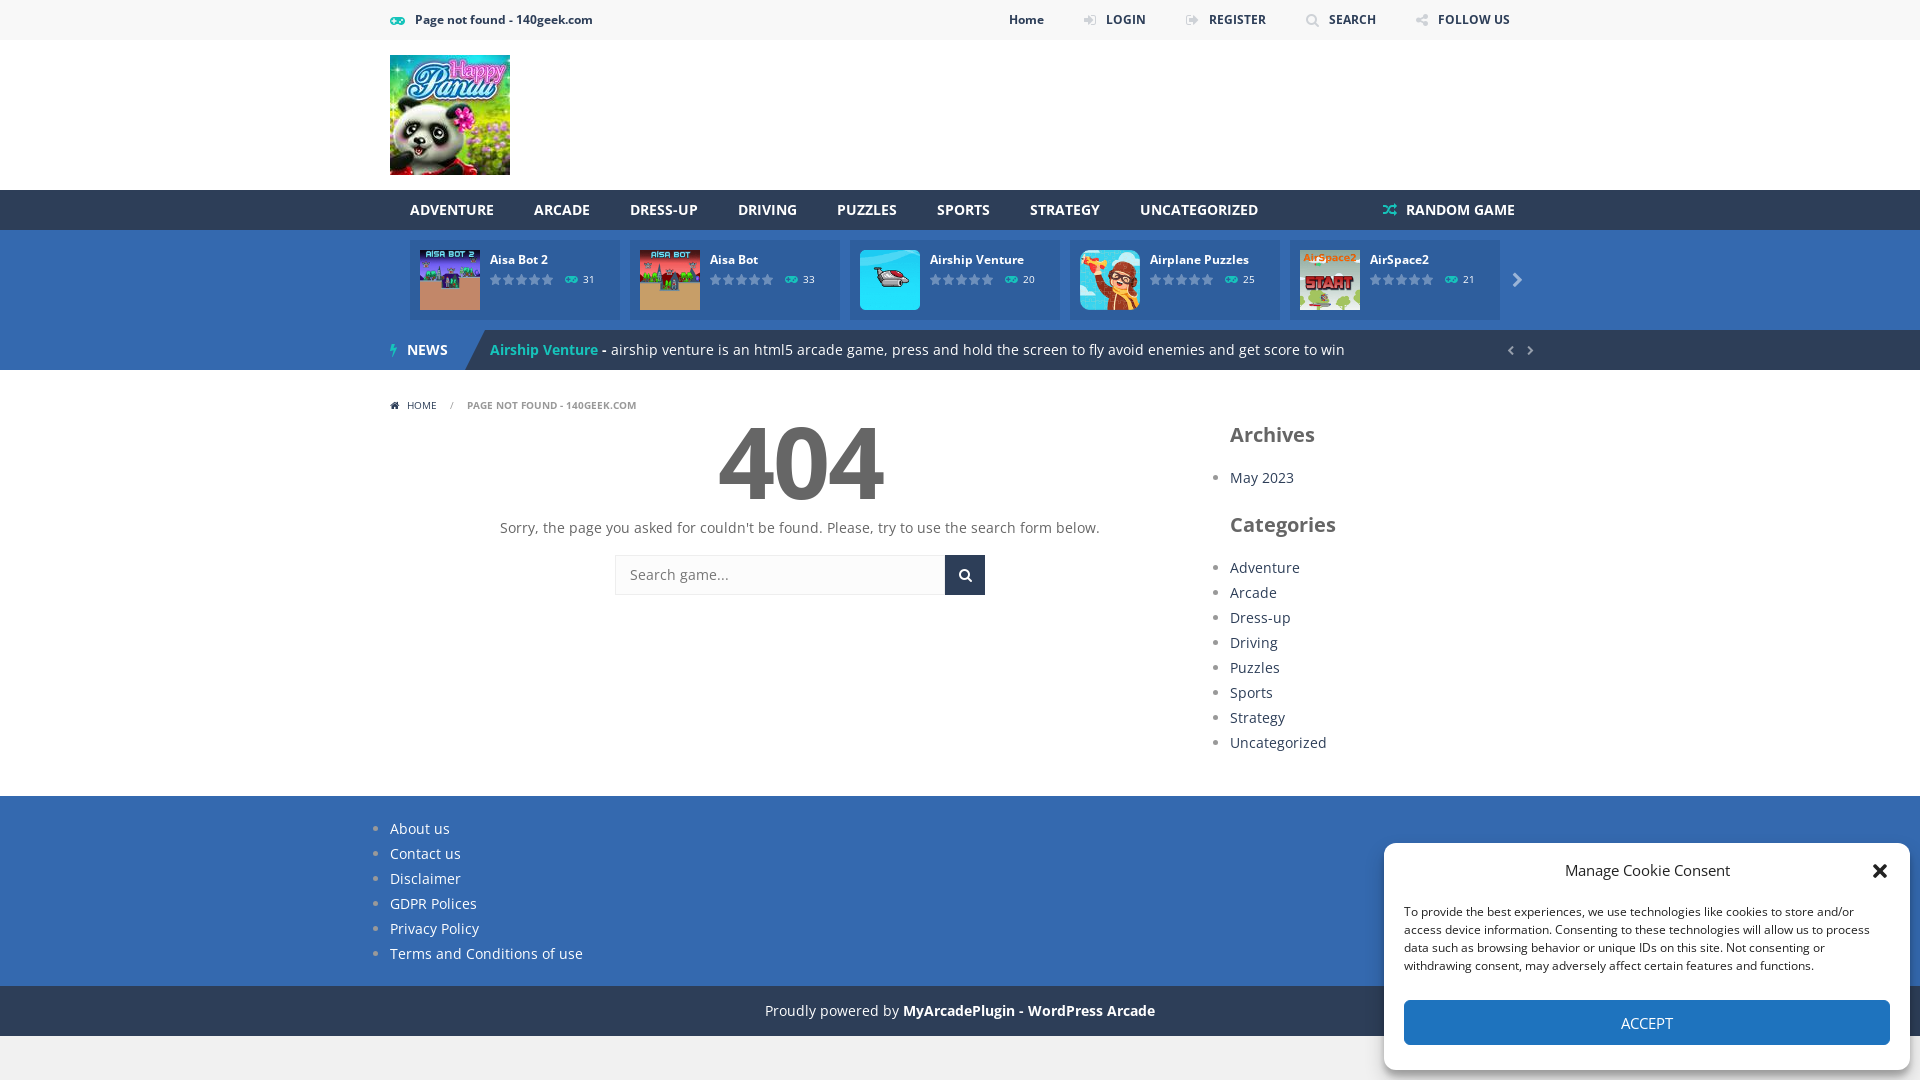  What do you see at coordinates (663, 209) in the screenshot?
I see `'DRESS-UP'` at bounding box center [663, 209].